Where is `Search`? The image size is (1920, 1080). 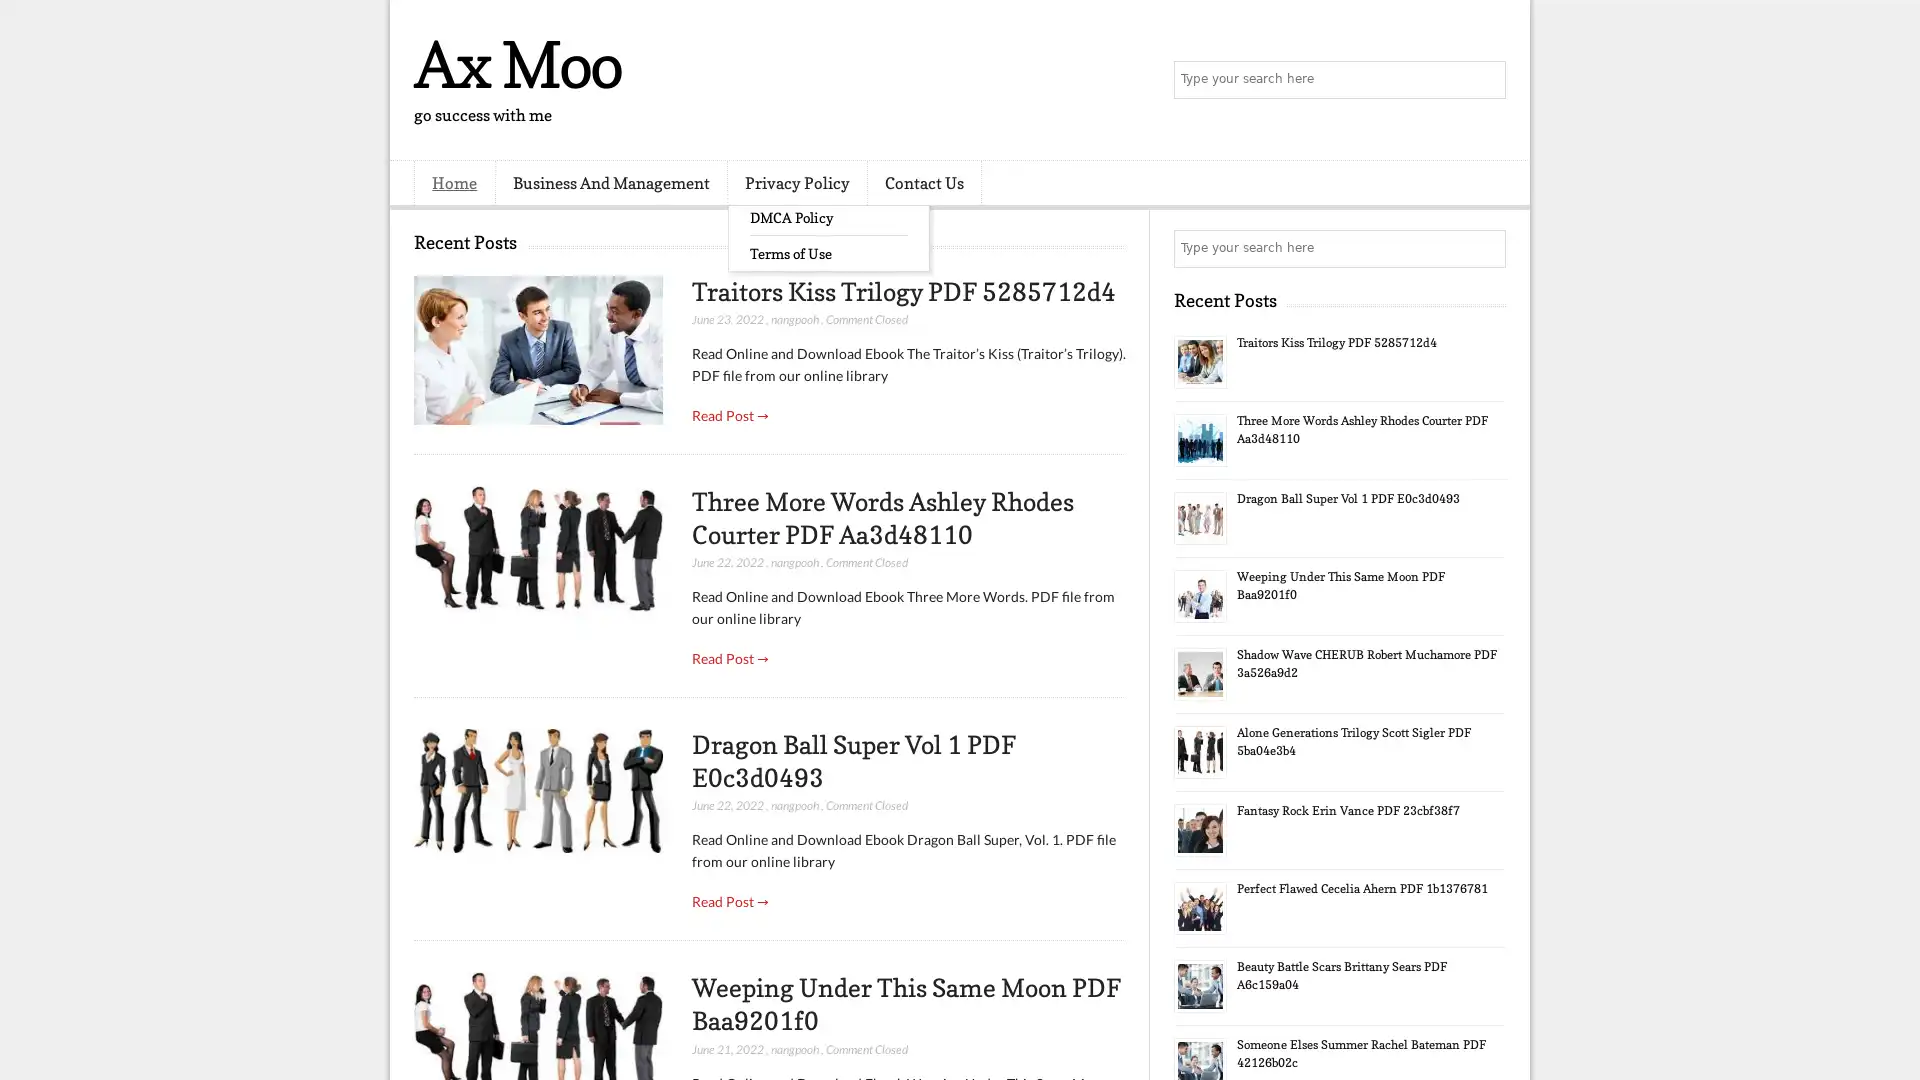 Search is located at coordinates (1485, 80).